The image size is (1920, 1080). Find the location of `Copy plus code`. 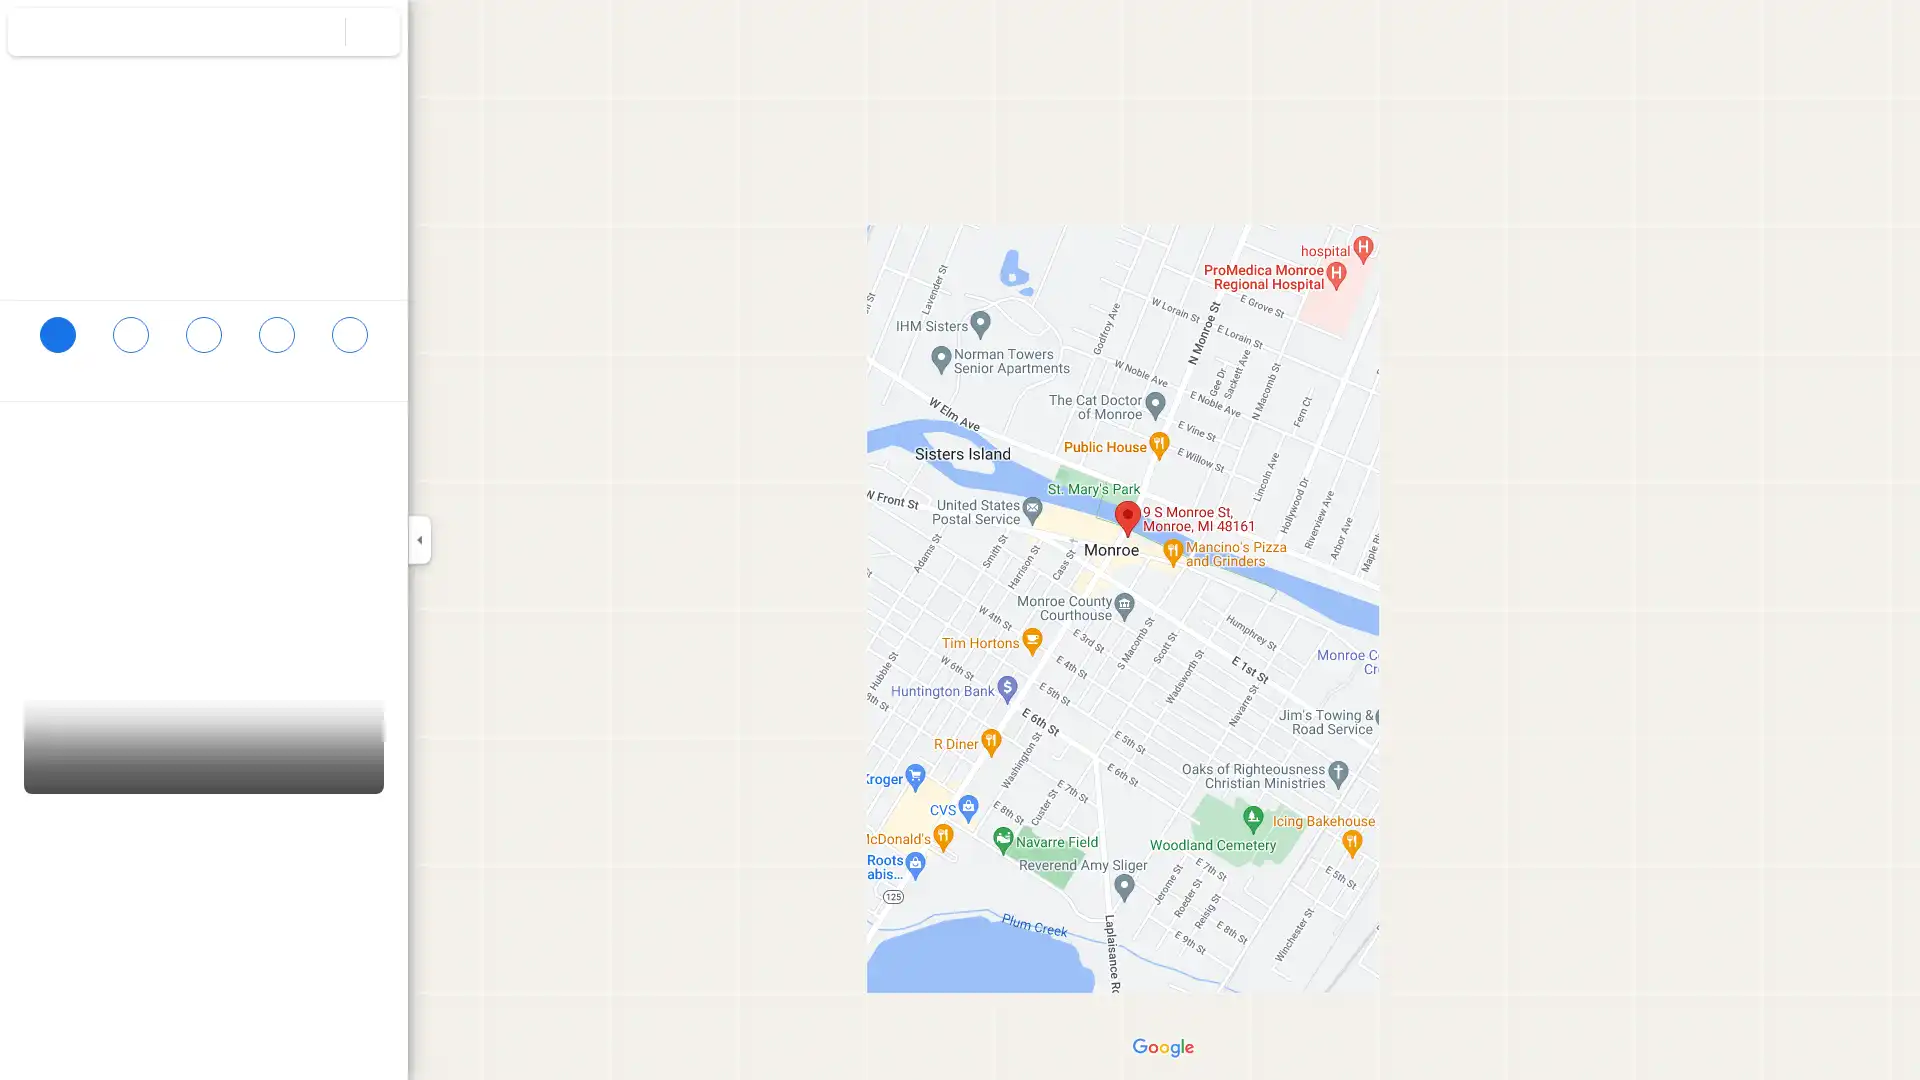

Copy plus code is located at coordinates (329, 478).